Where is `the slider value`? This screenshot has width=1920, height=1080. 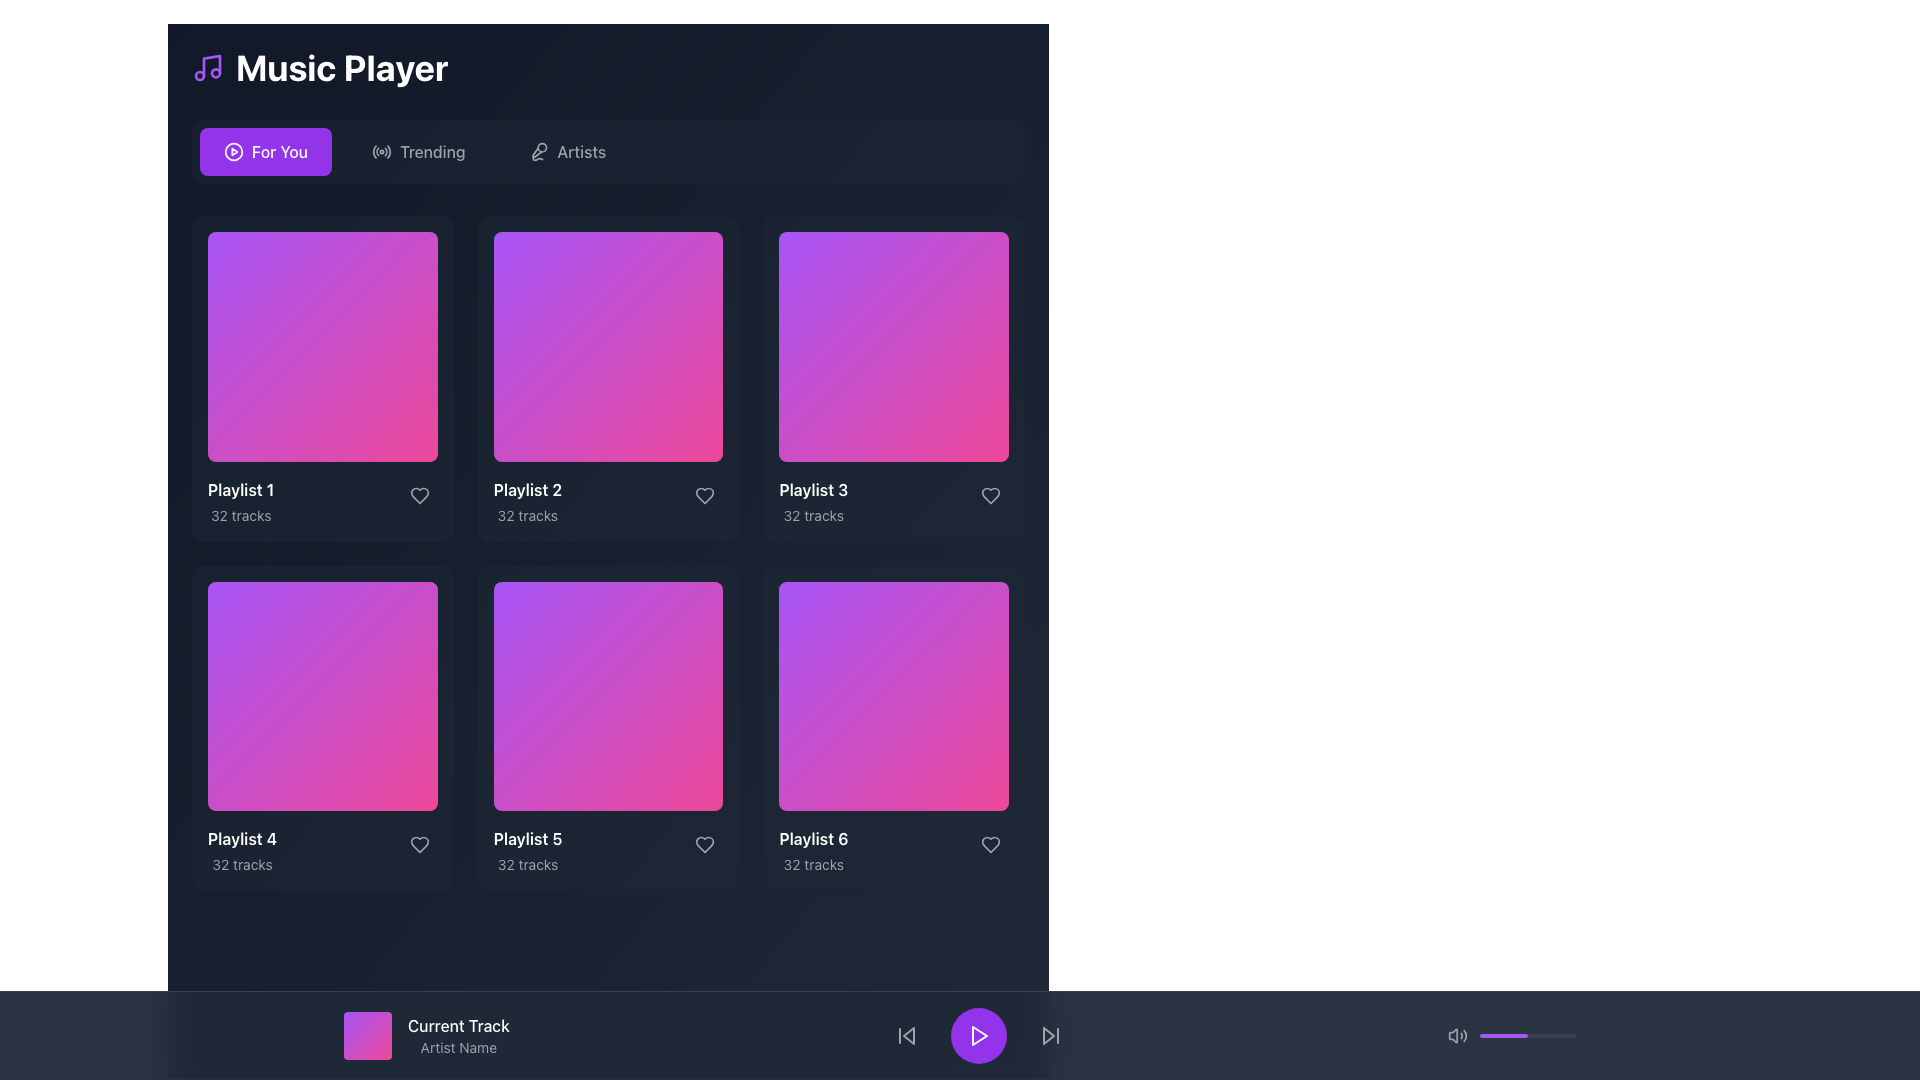 the slider value is located at coordinates (1555, 1035).